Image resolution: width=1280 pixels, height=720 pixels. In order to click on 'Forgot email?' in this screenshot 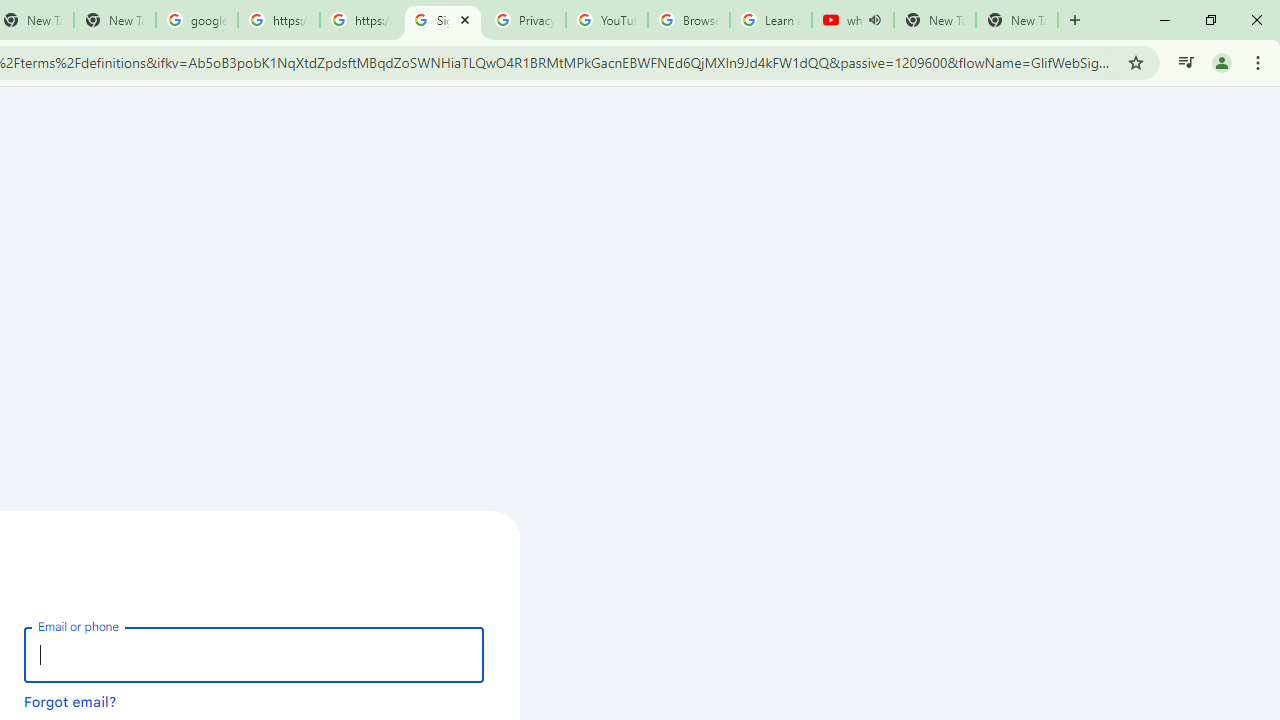, I will do `click(70, 700)`.